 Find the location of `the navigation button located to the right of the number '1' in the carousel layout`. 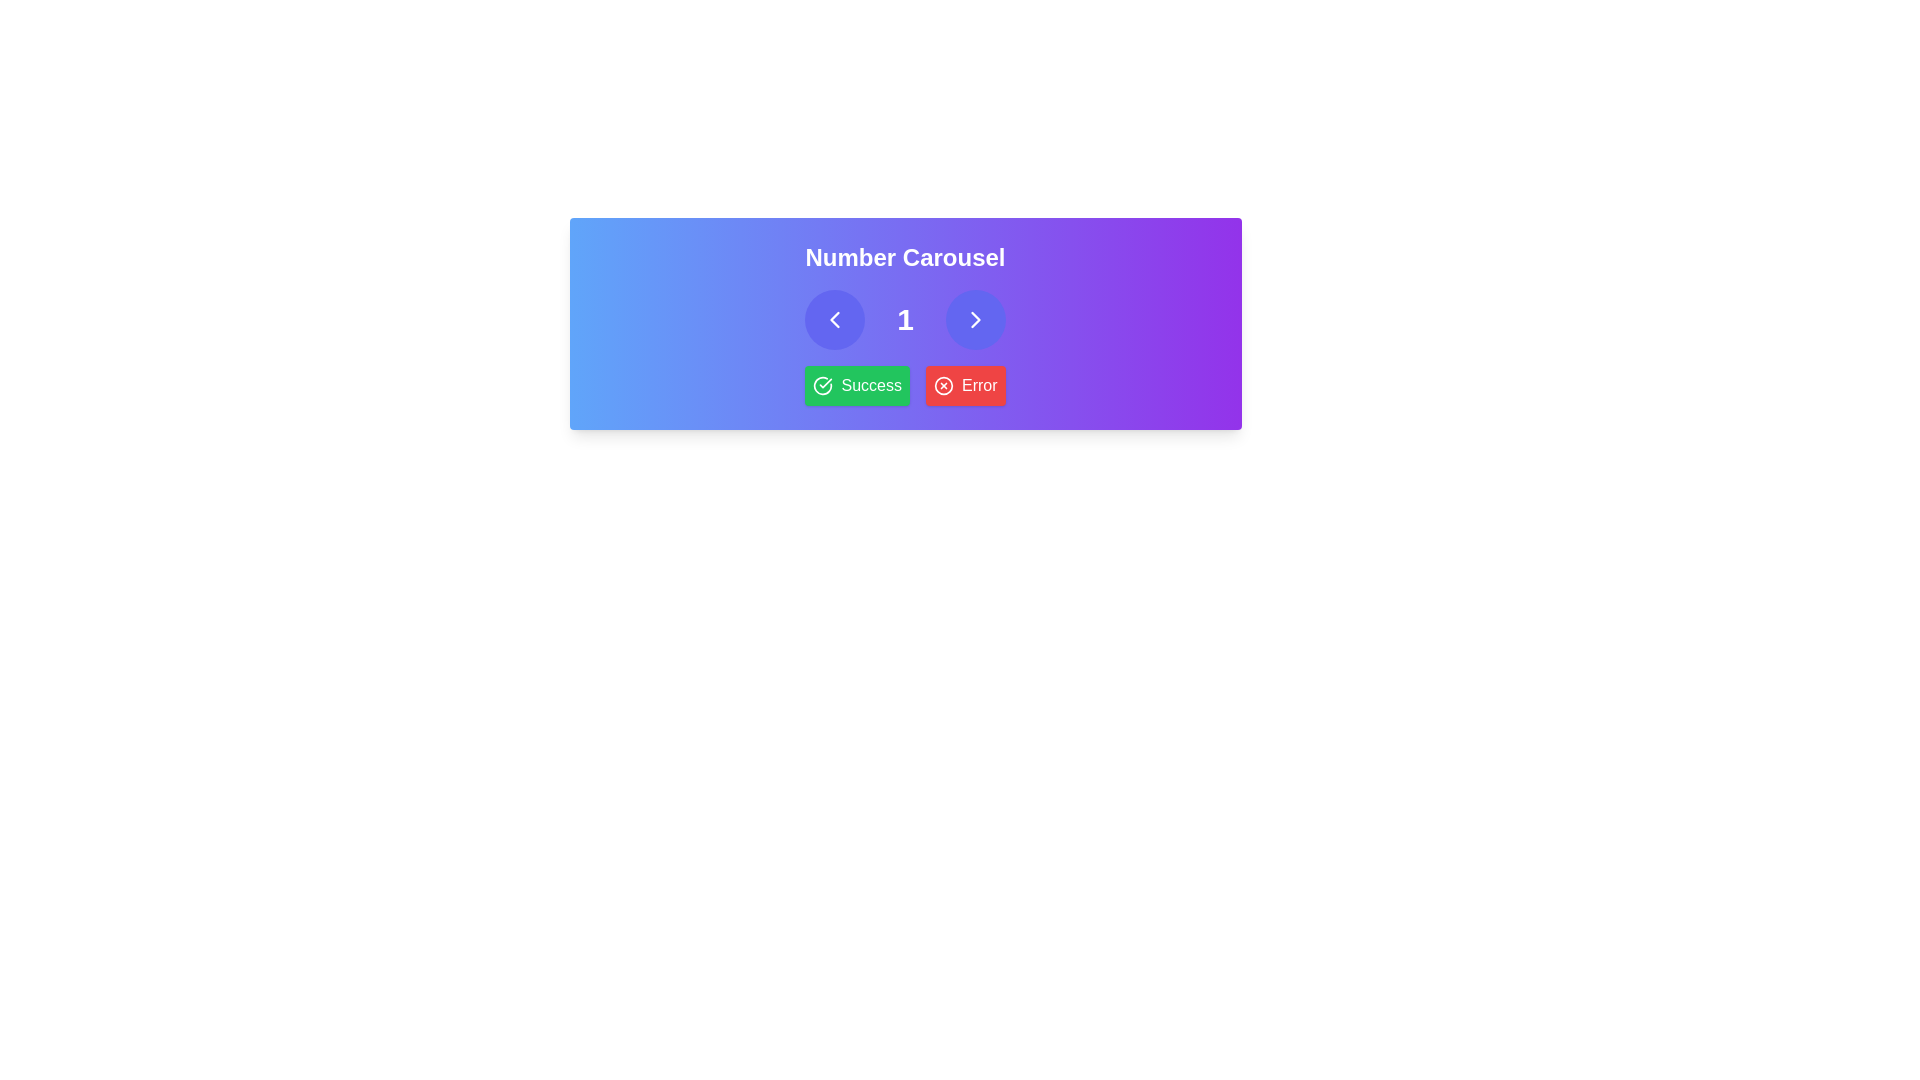

the navigation button located to the right of the number '1' in the carousel layout is located at coordinates (975, 319).